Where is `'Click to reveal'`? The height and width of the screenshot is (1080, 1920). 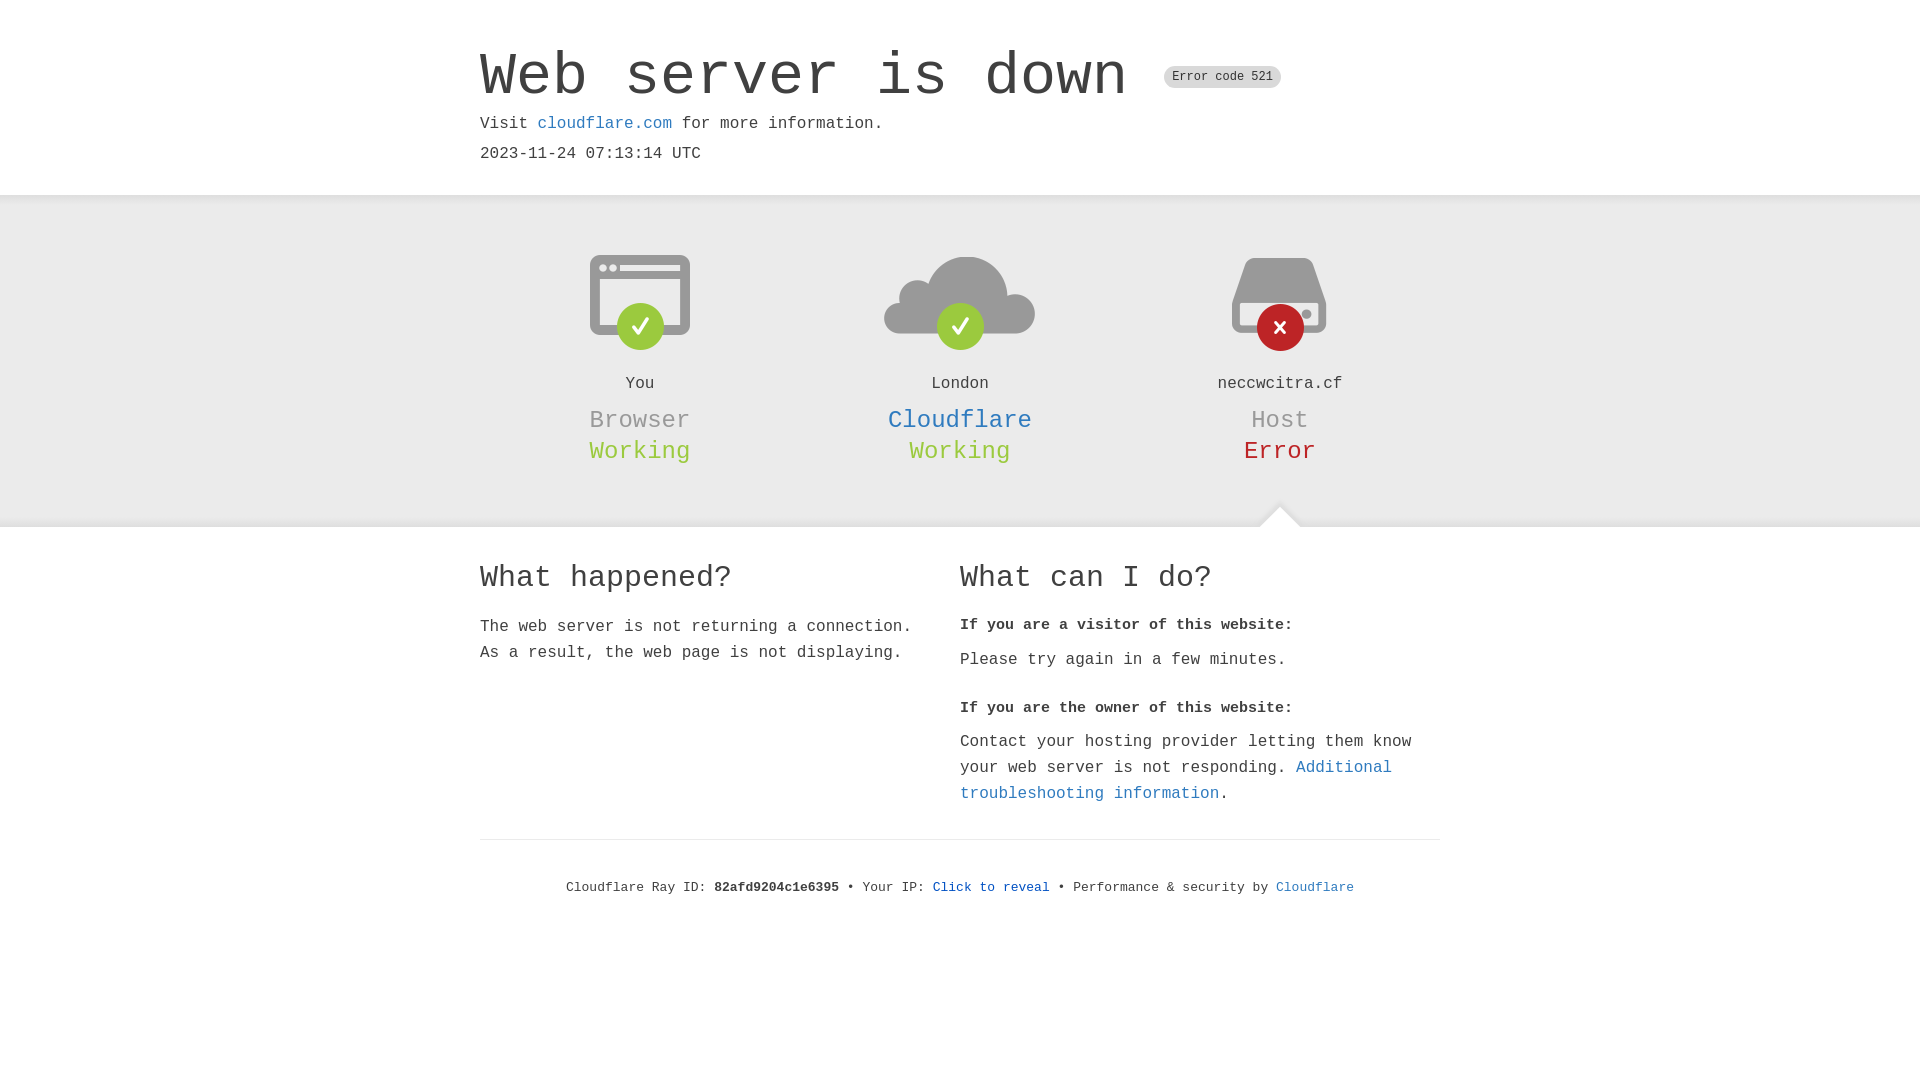
'Click to reveal' is located at coordinates (991, 886).